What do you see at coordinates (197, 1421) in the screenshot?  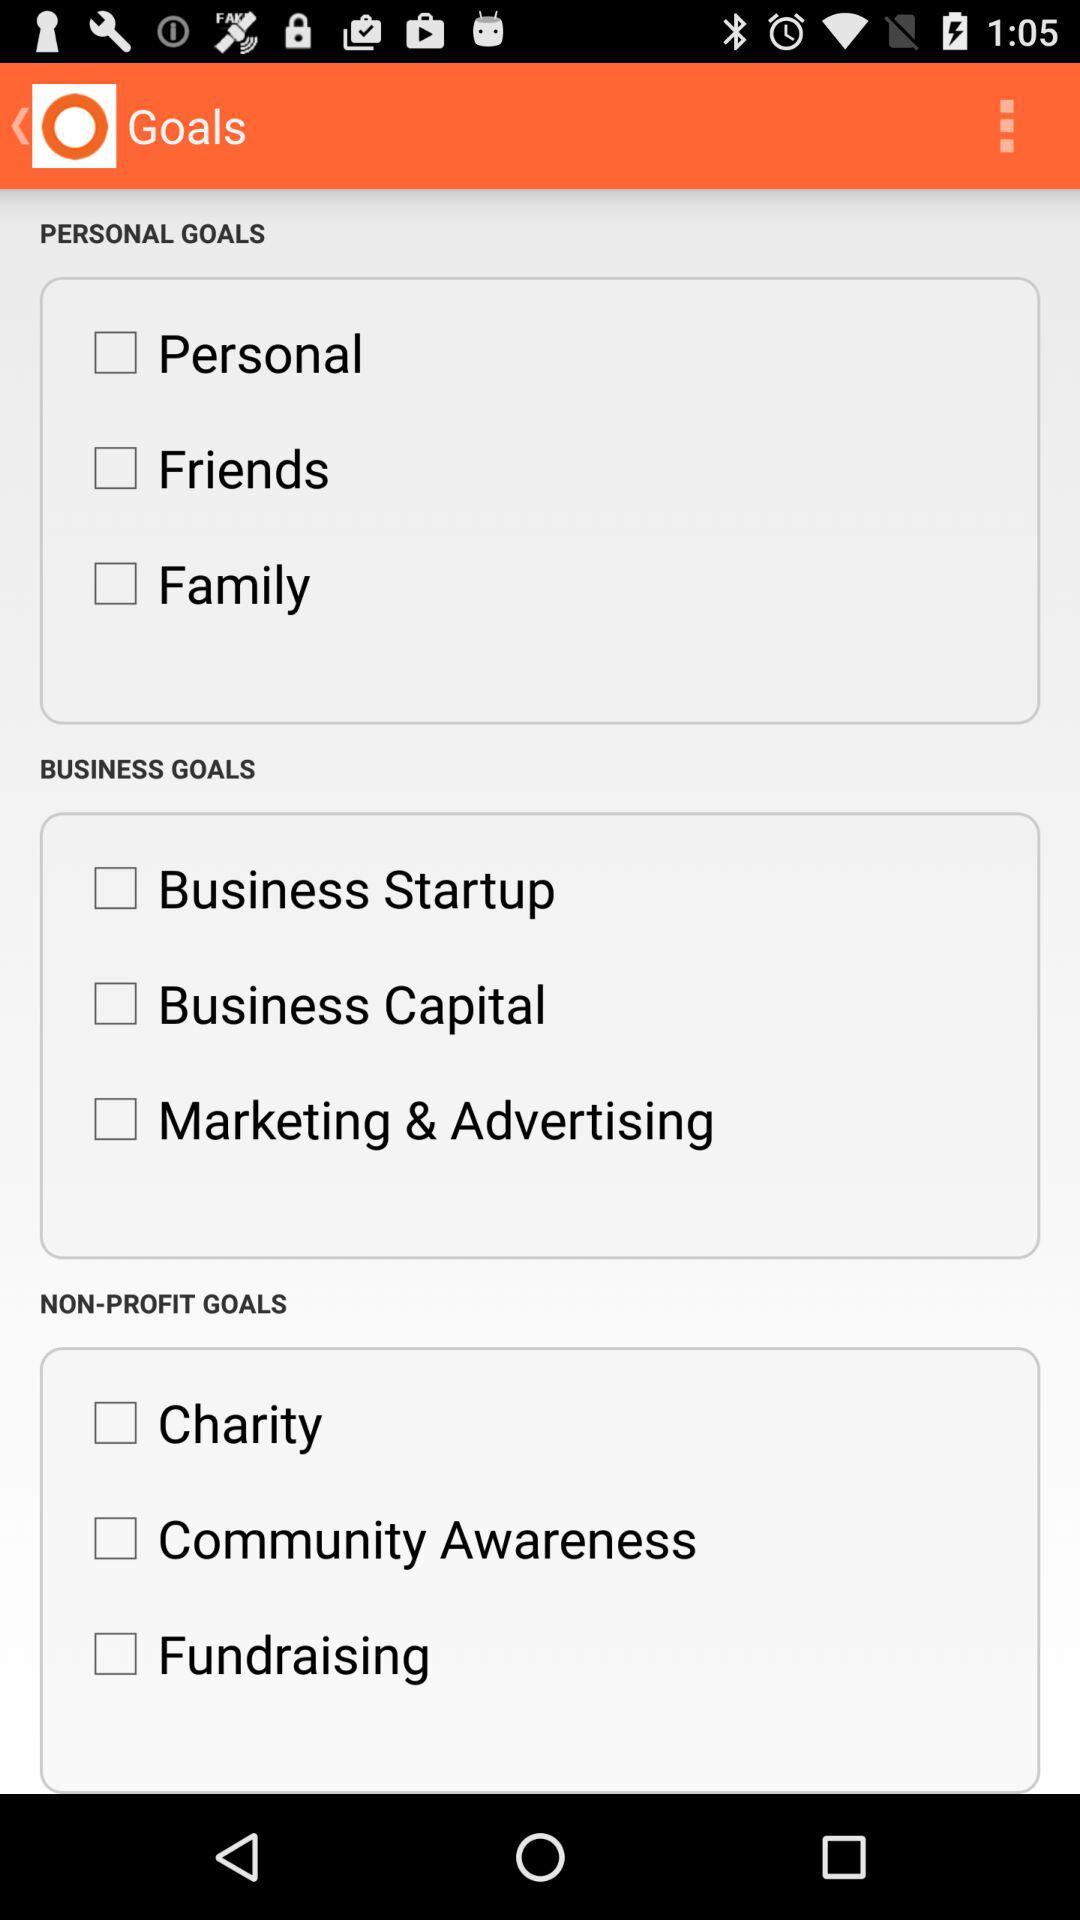 I see `icon below the non-profit goals app` at bounding box center [197, 1421].